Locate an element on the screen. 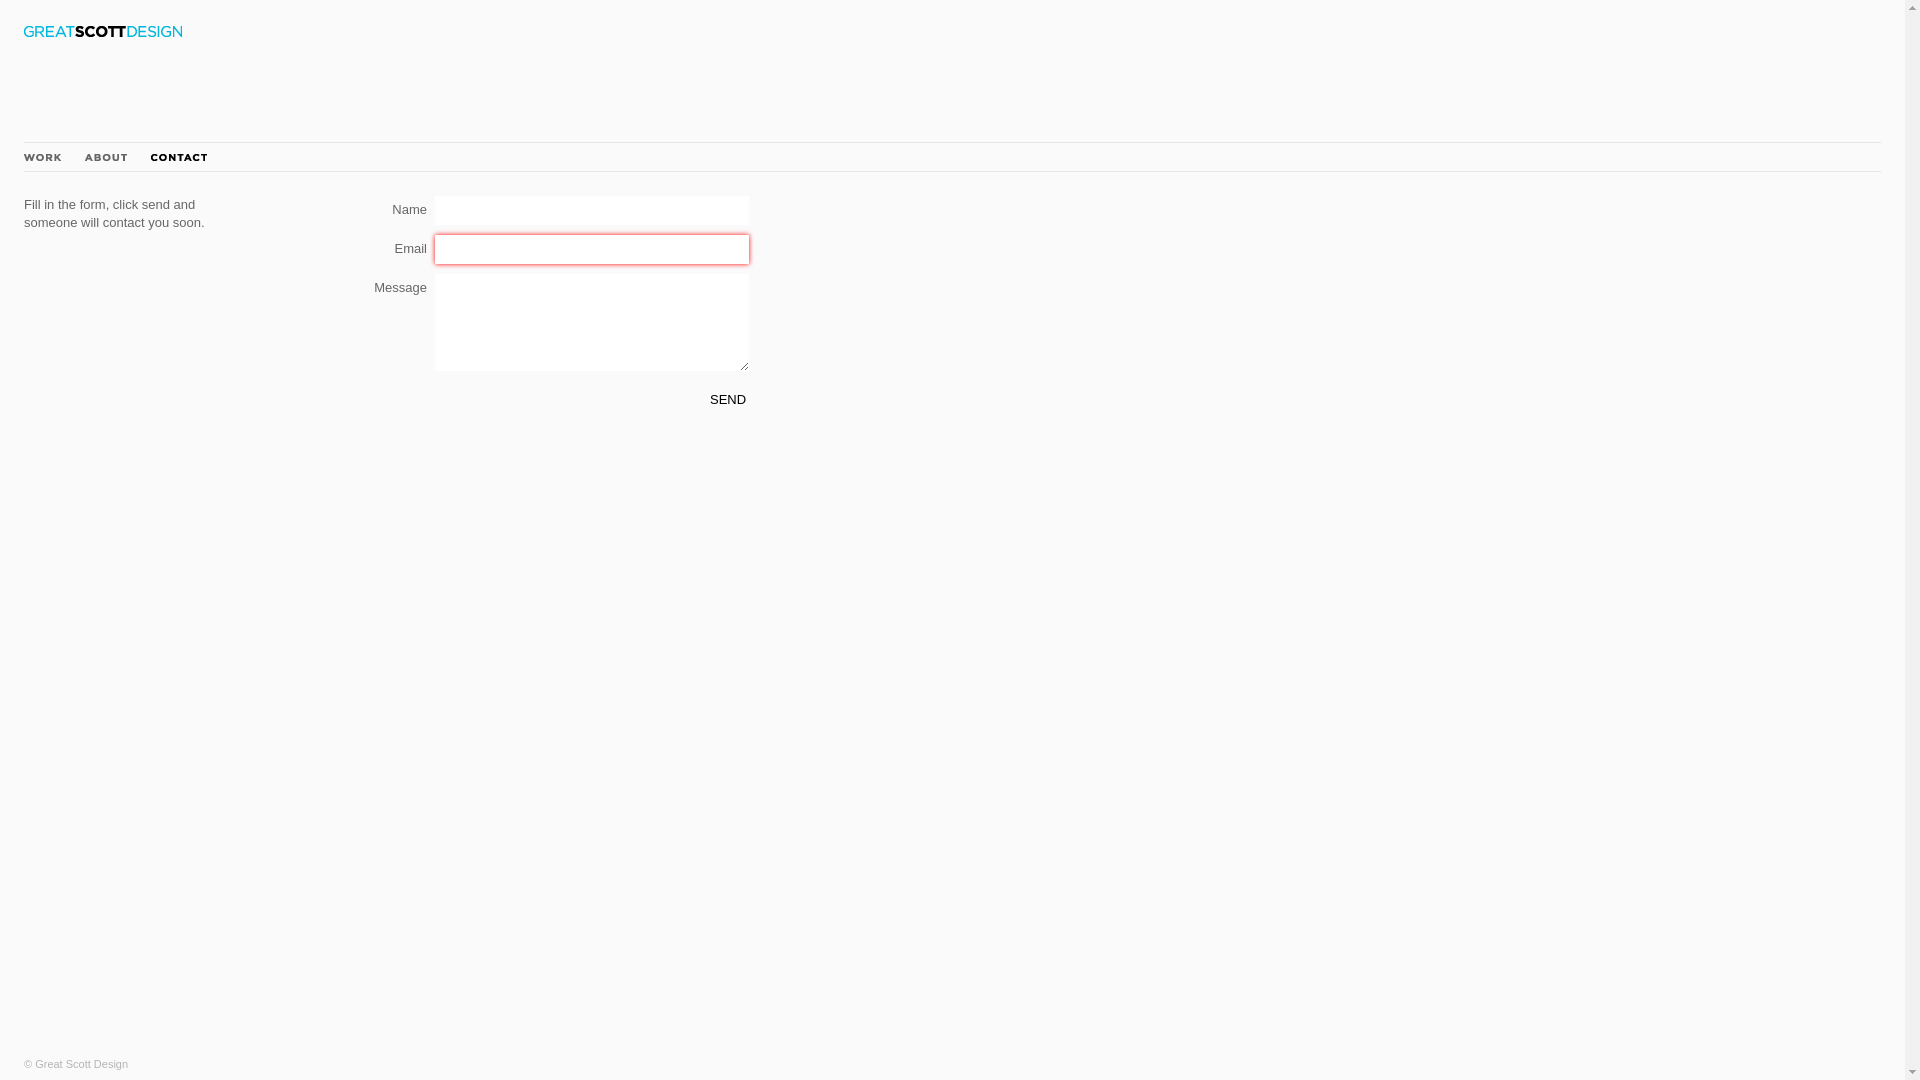  'WORK' is located at coordinates (42, 156).